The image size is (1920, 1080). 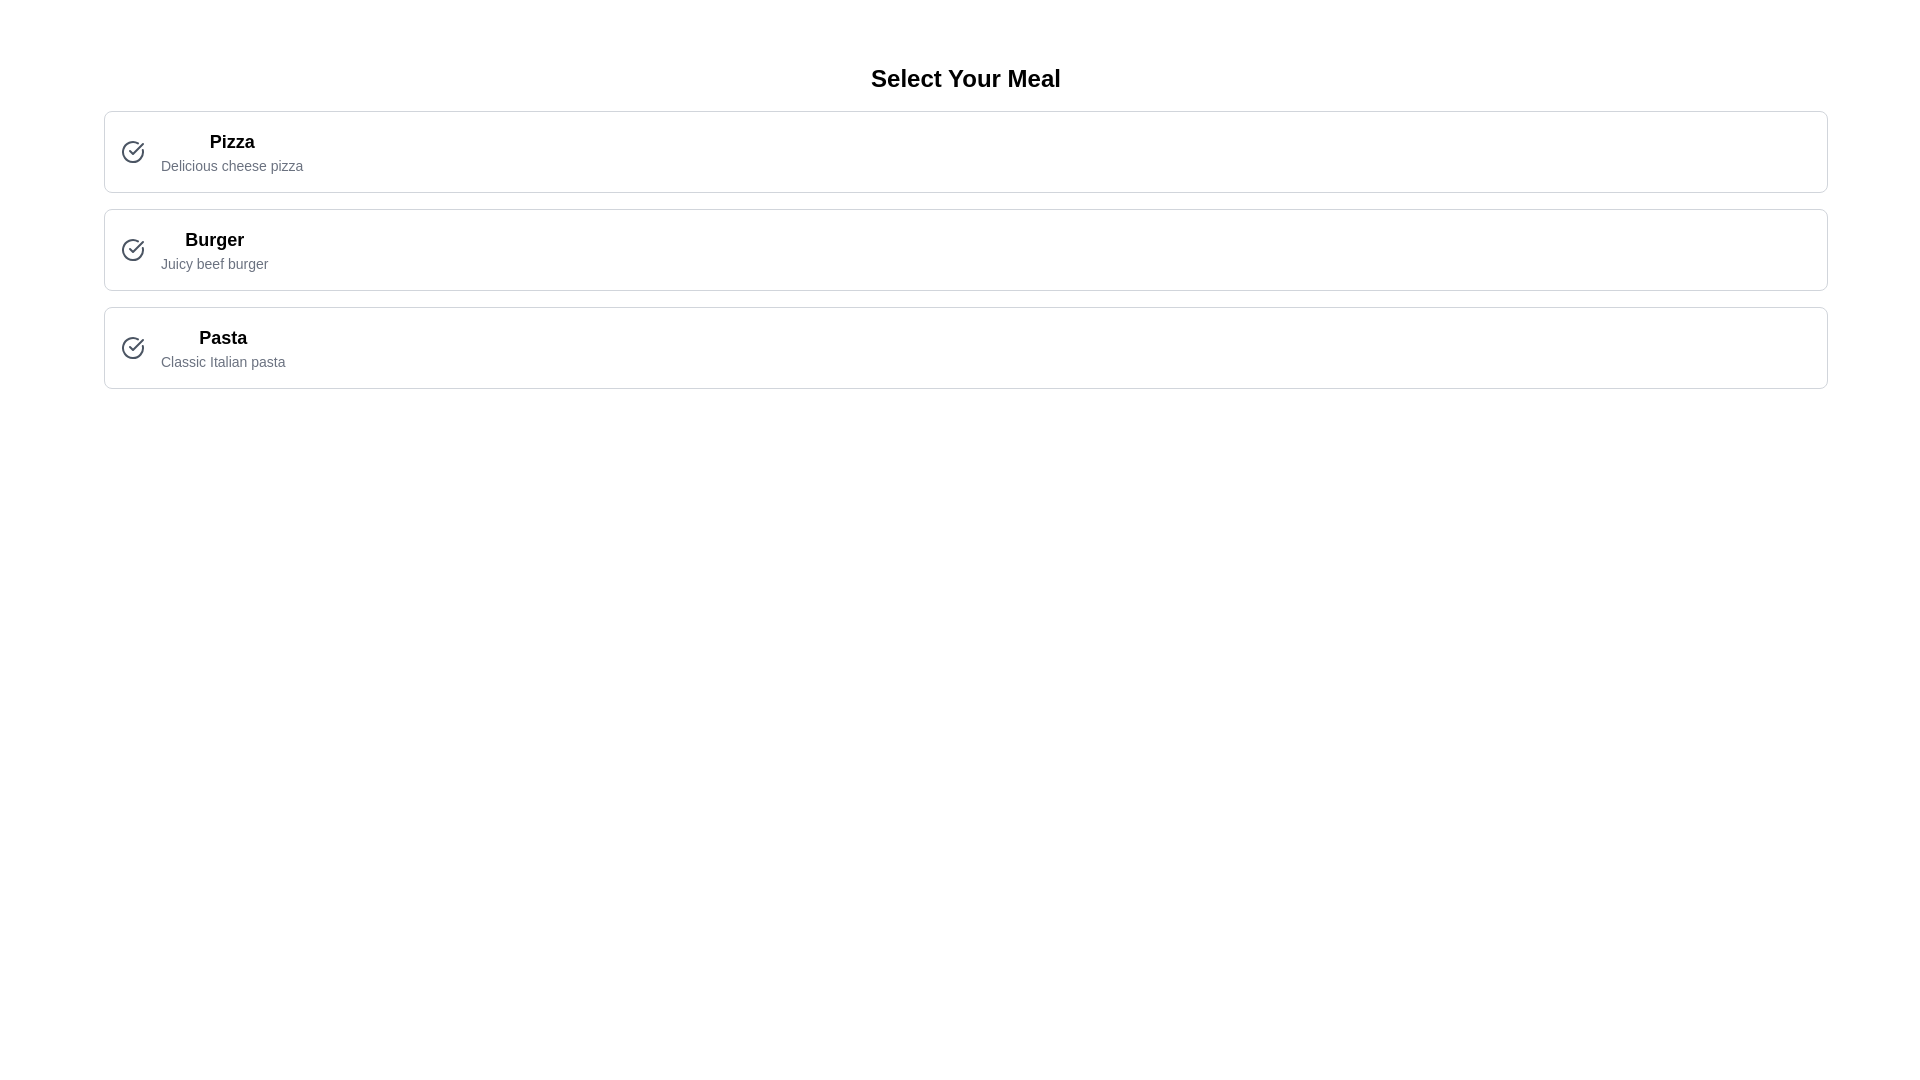 I want to click on the outlined circle icon with a checkmark located beside the text 'Pizza' in the vertically stacked list, so click(x=132, y=150).